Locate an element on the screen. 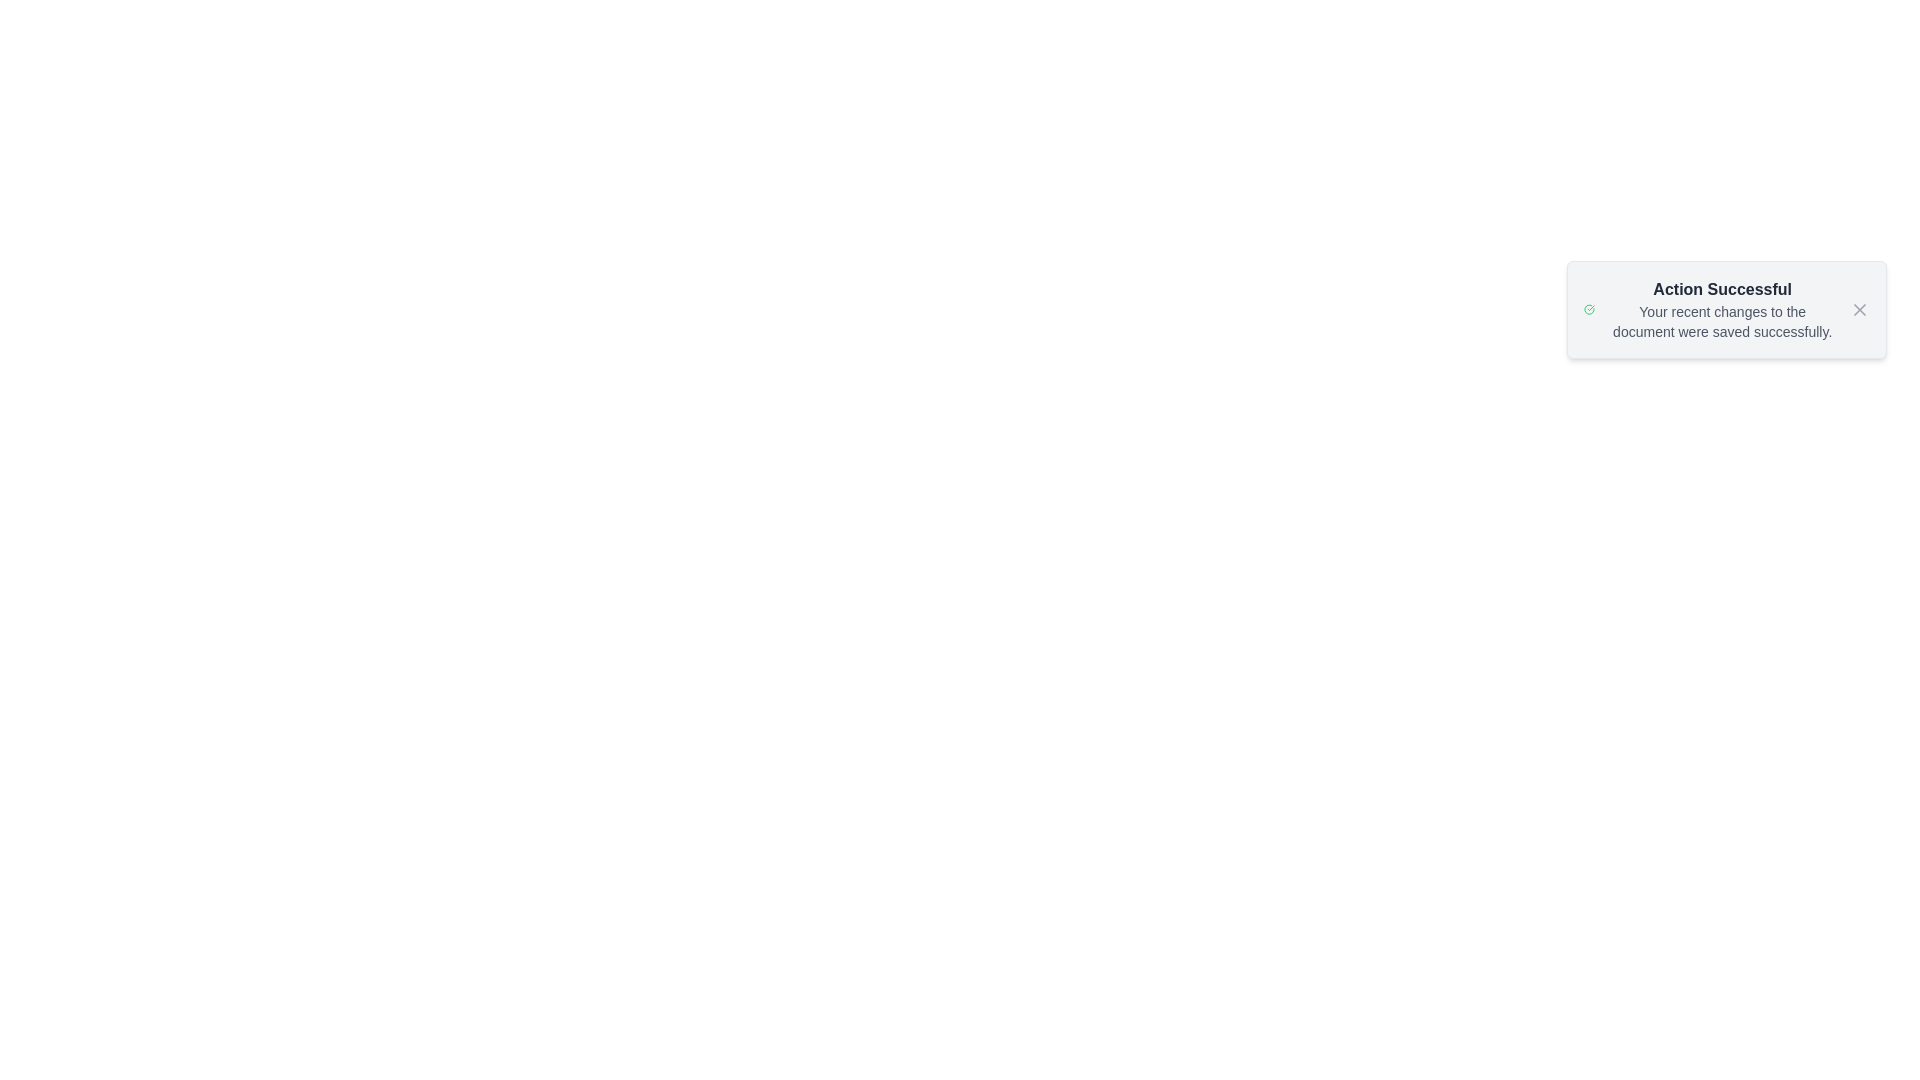 The width and height of the screenshot is (1920, 1080). the alert icon to inspect it visually is located at coordinates (1588, 309).